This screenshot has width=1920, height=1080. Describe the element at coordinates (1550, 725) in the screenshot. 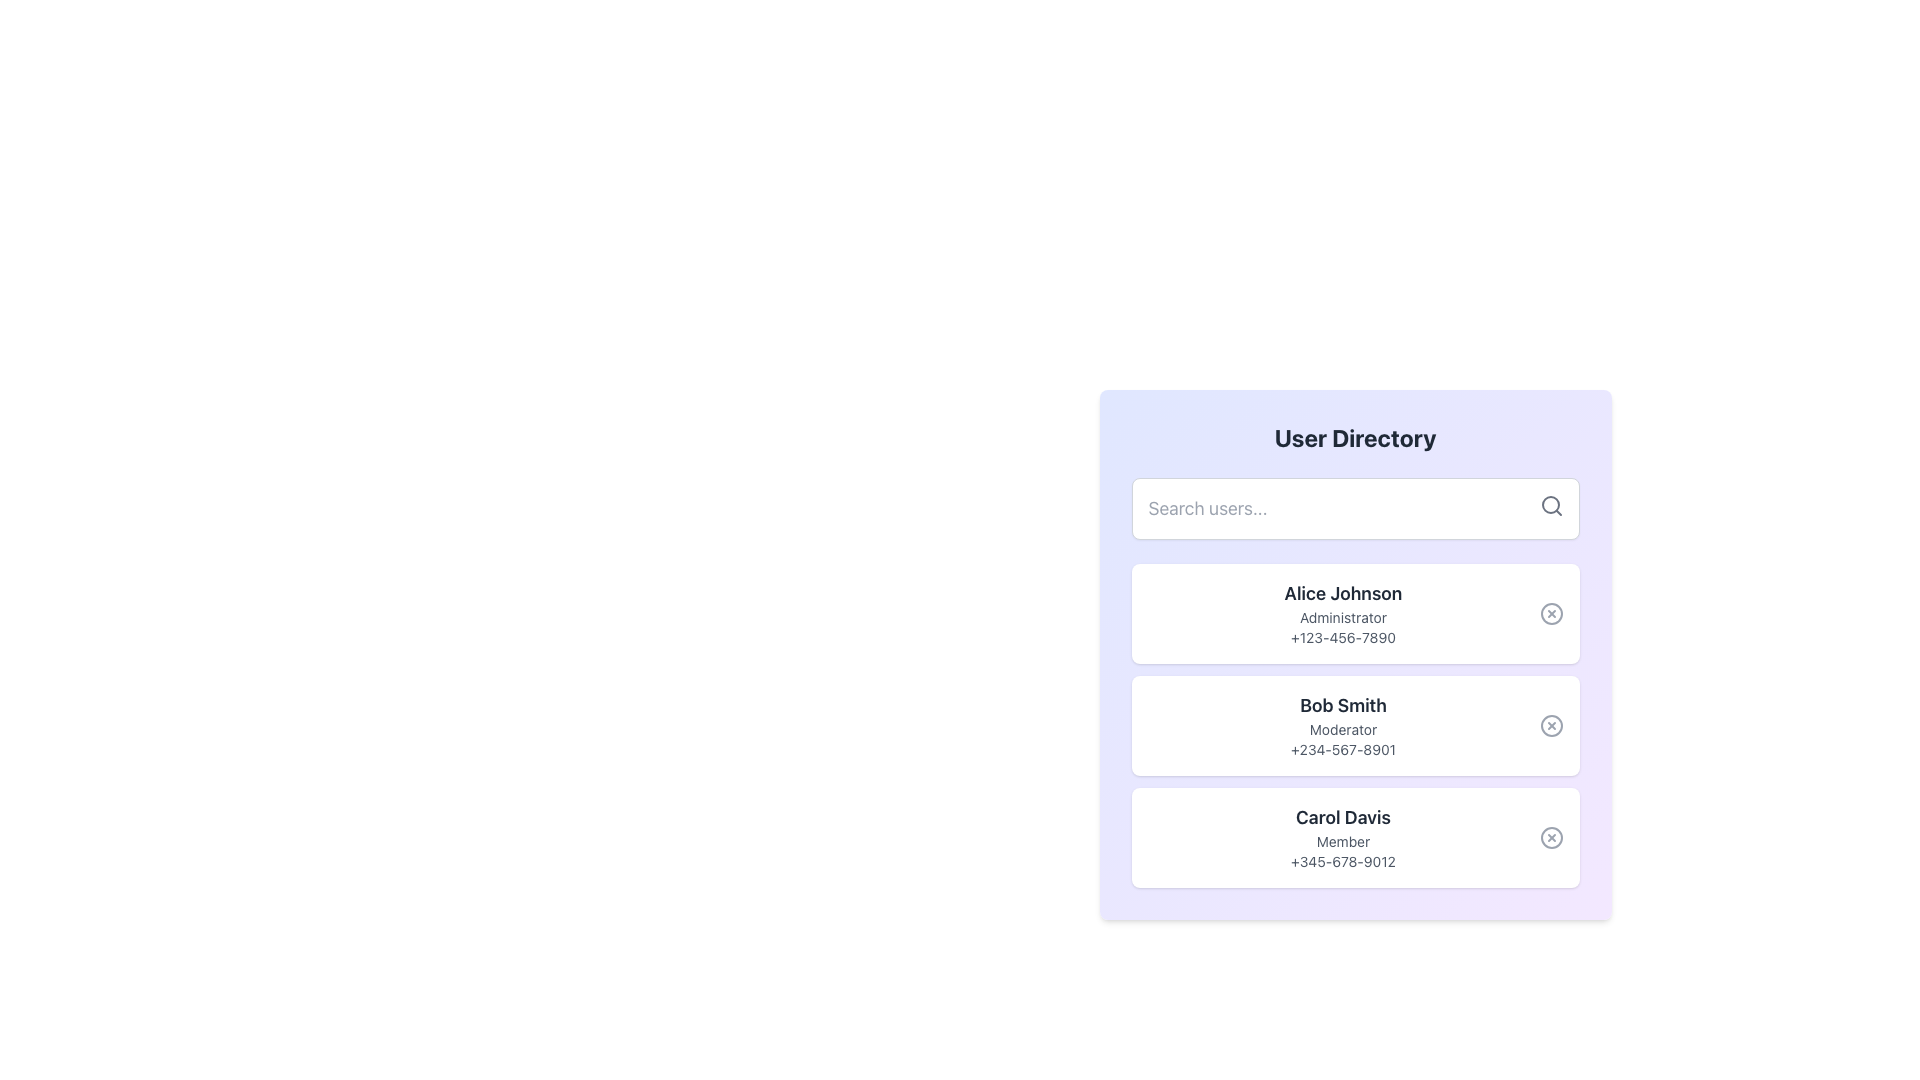

I see `the delete button (icon-based) associated with the 'Bob Smith' entry in the user directory` at that location.